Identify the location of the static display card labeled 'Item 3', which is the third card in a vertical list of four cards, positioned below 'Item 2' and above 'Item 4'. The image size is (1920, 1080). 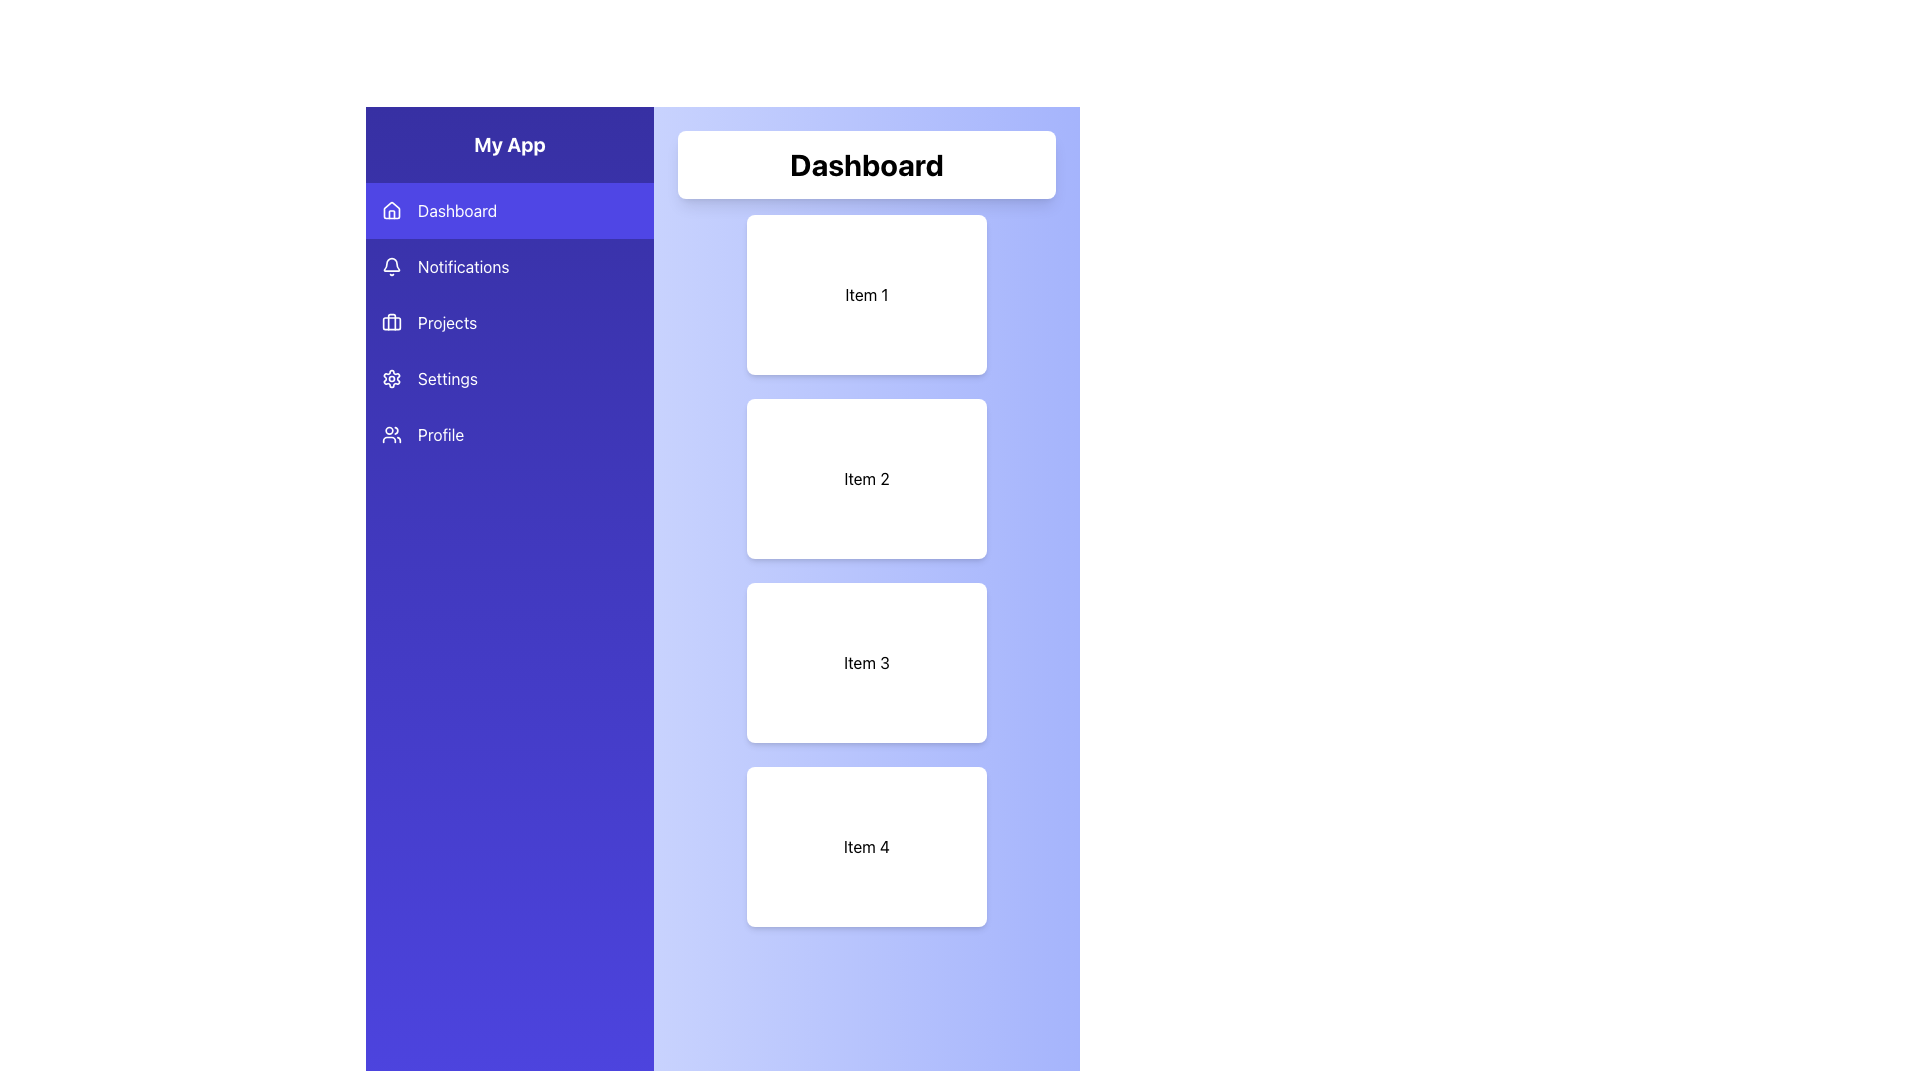
(867, 663).